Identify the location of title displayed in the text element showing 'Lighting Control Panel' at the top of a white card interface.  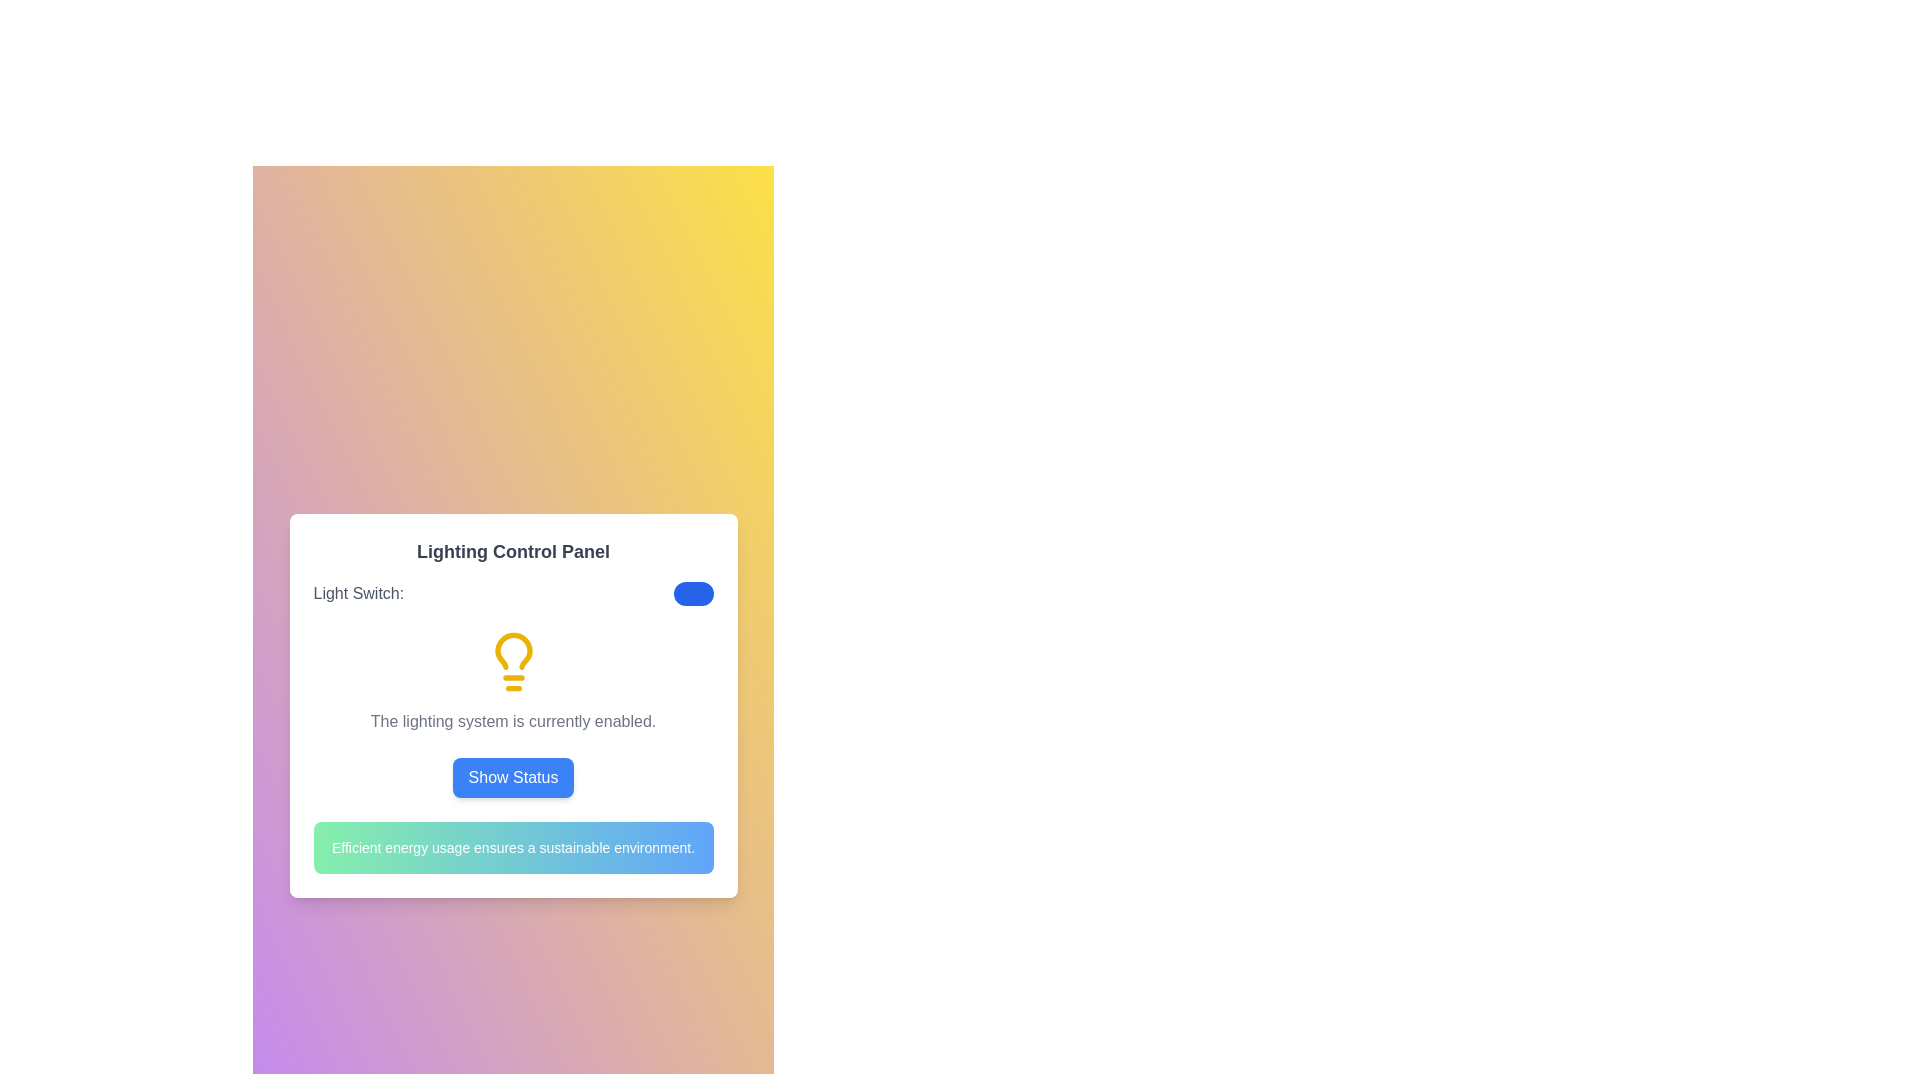
(513, 551).